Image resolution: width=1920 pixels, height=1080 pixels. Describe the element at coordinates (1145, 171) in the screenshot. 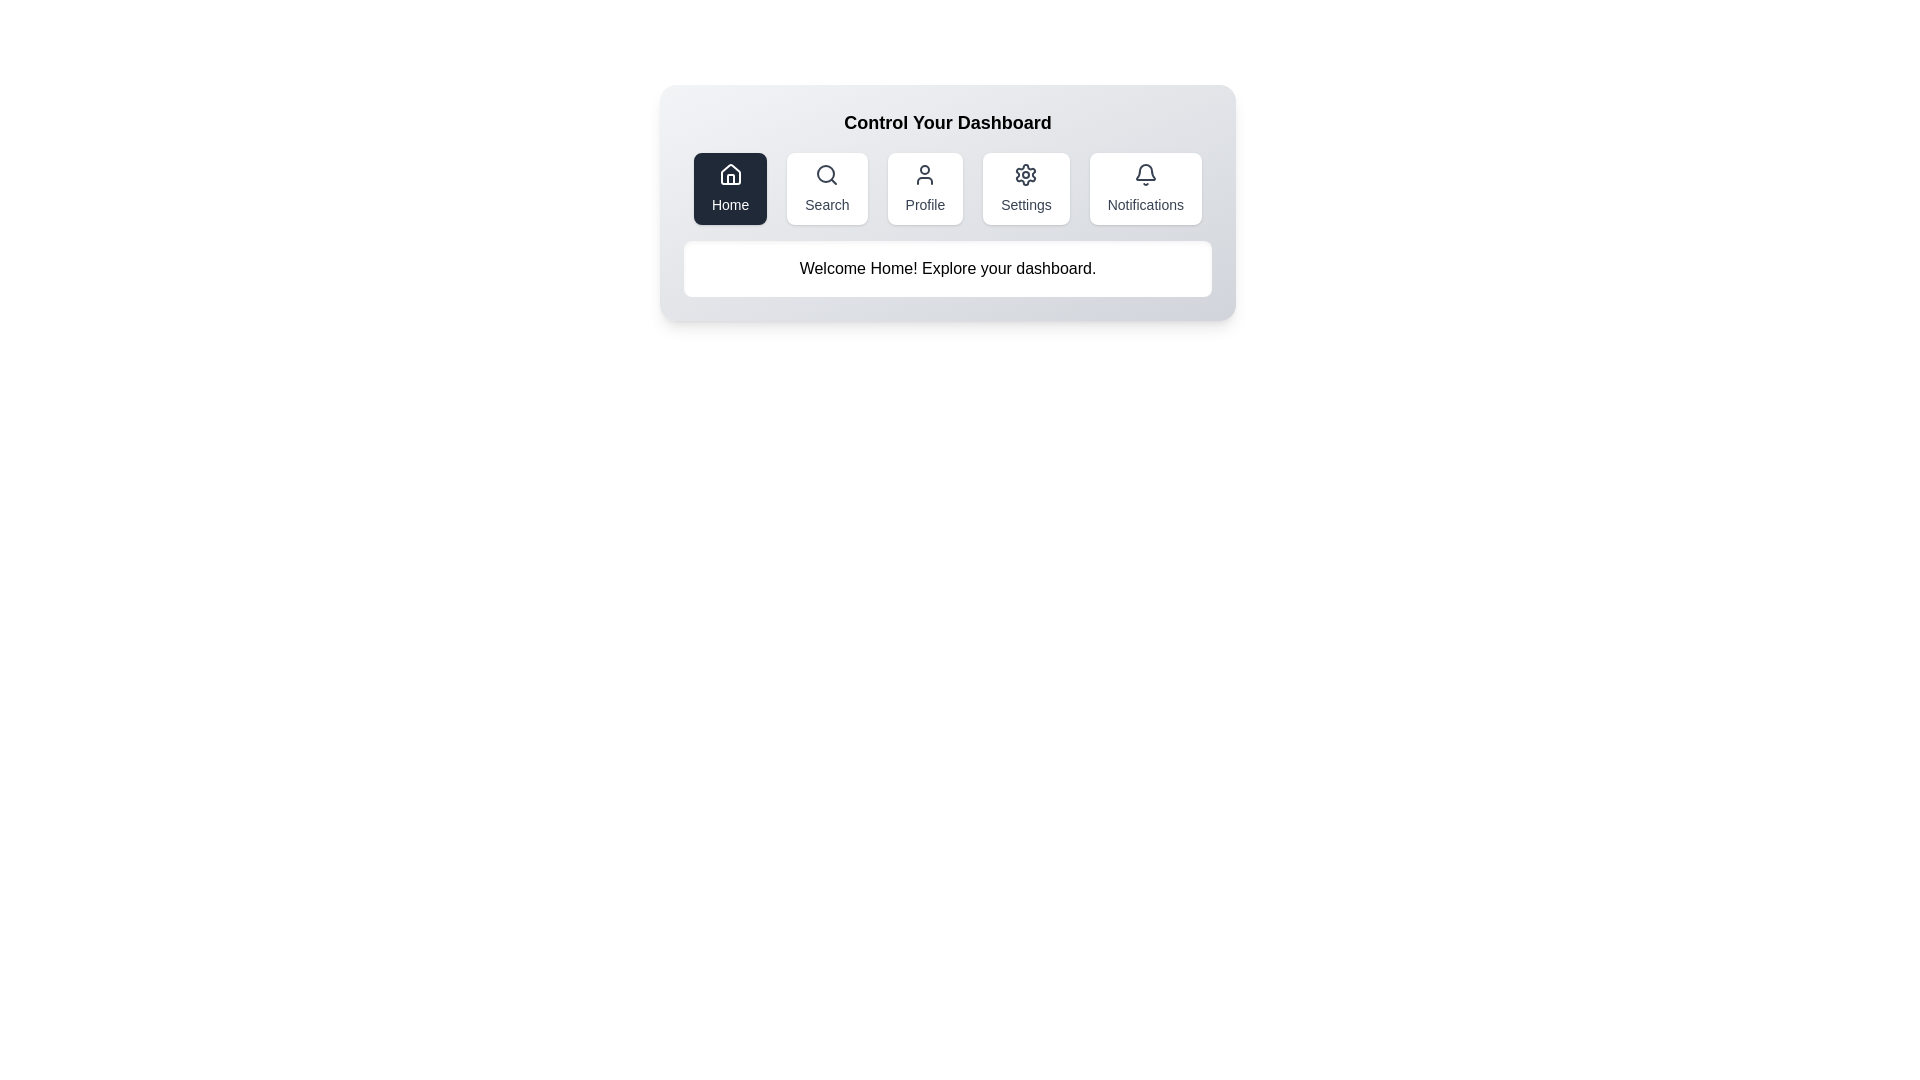

I see `bell notification icon located in the top-right section of the interface within the 'Notifications' tile for design or debugging purposes` at that location.